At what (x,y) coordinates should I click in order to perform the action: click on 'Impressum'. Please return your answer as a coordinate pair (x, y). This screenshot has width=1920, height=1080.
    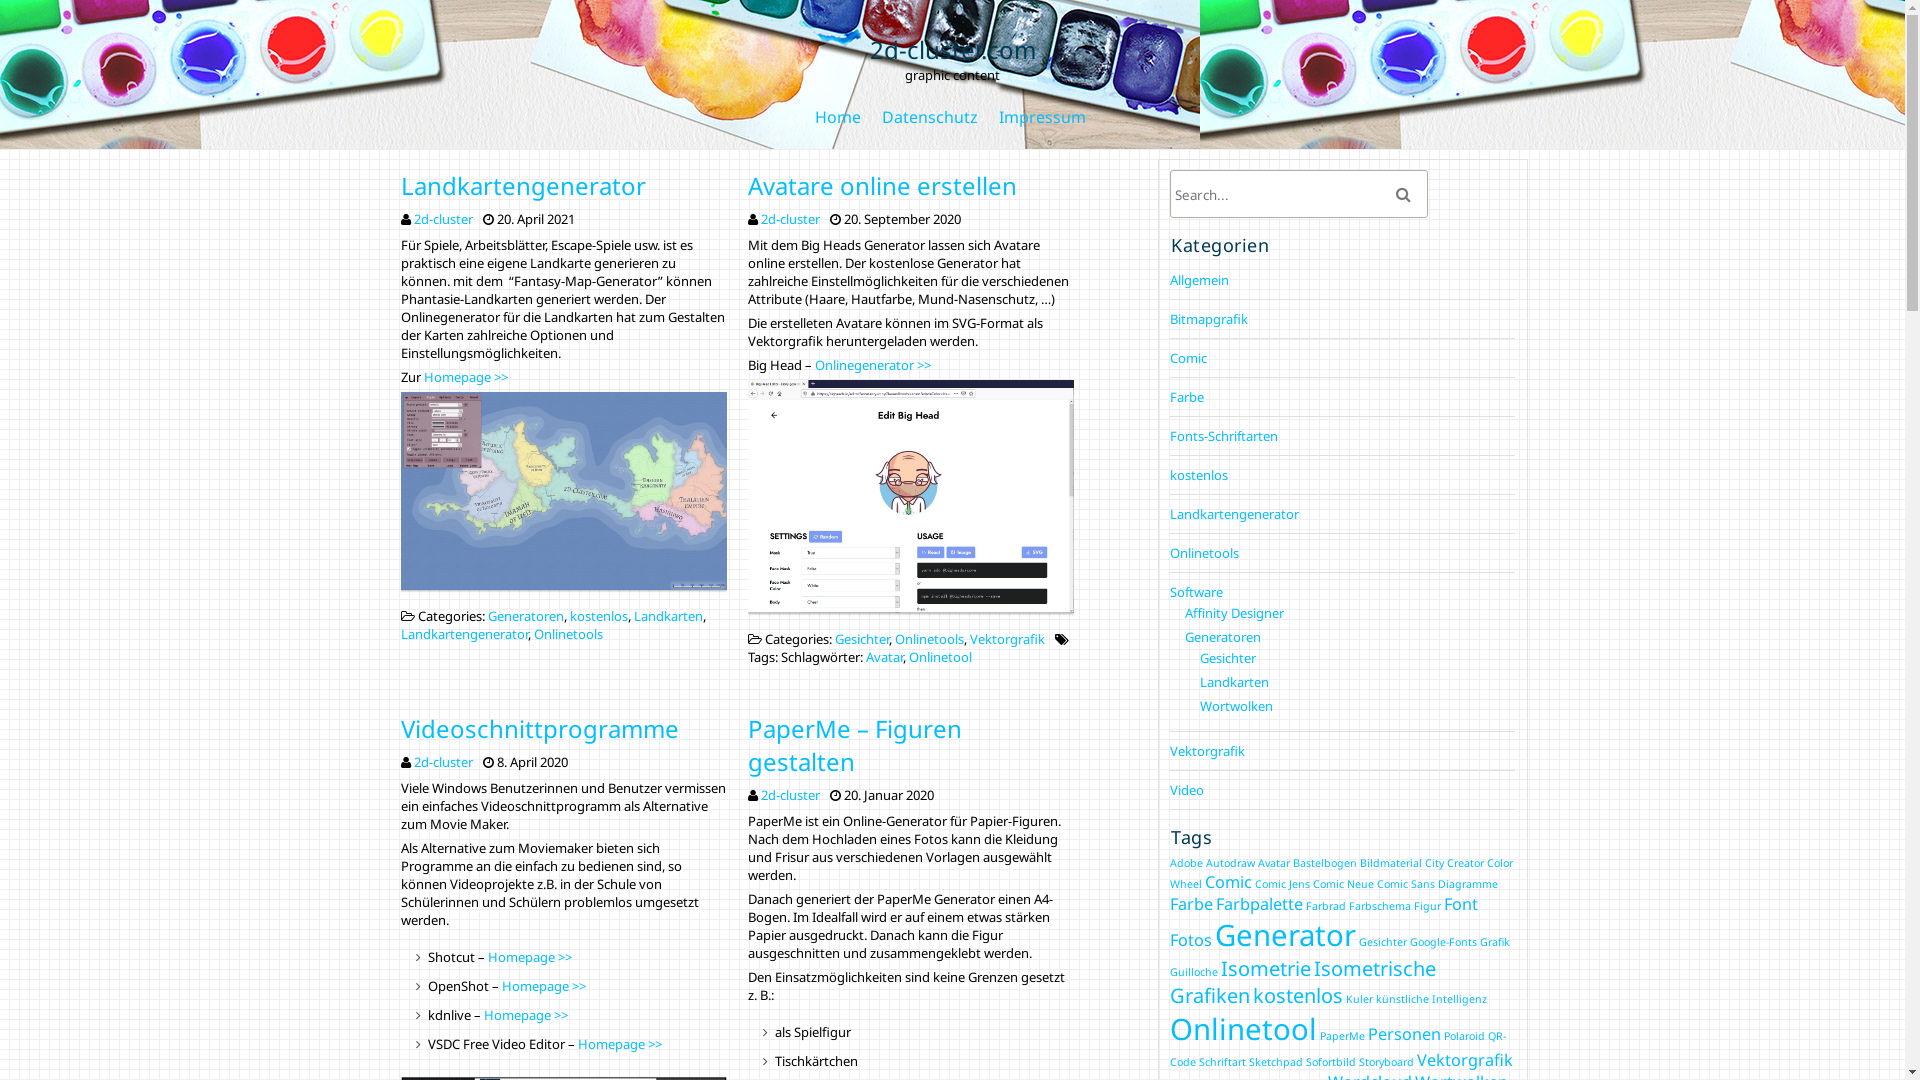
    Looking at the image, I should click on (1040, 116).